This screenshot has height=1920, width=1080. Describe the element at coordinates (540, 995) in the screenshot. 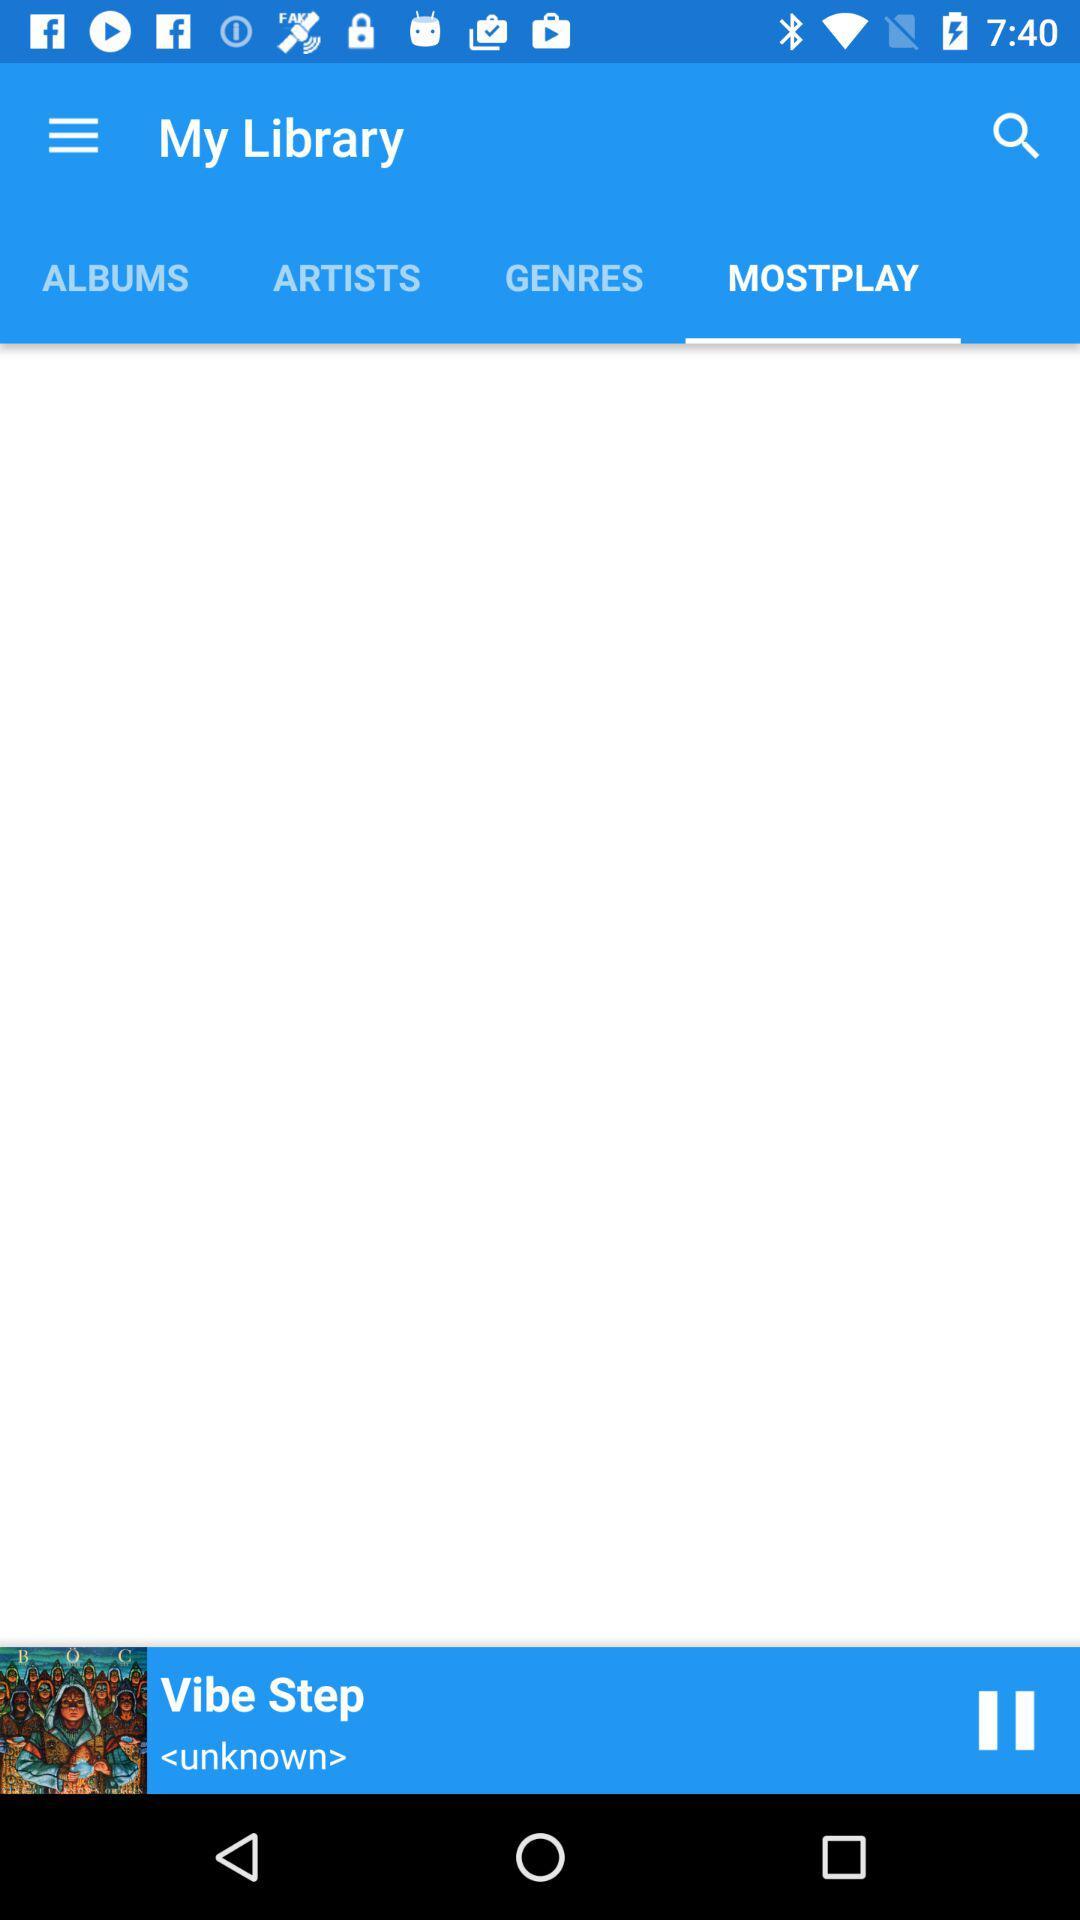

I see `item at the center` at that location.